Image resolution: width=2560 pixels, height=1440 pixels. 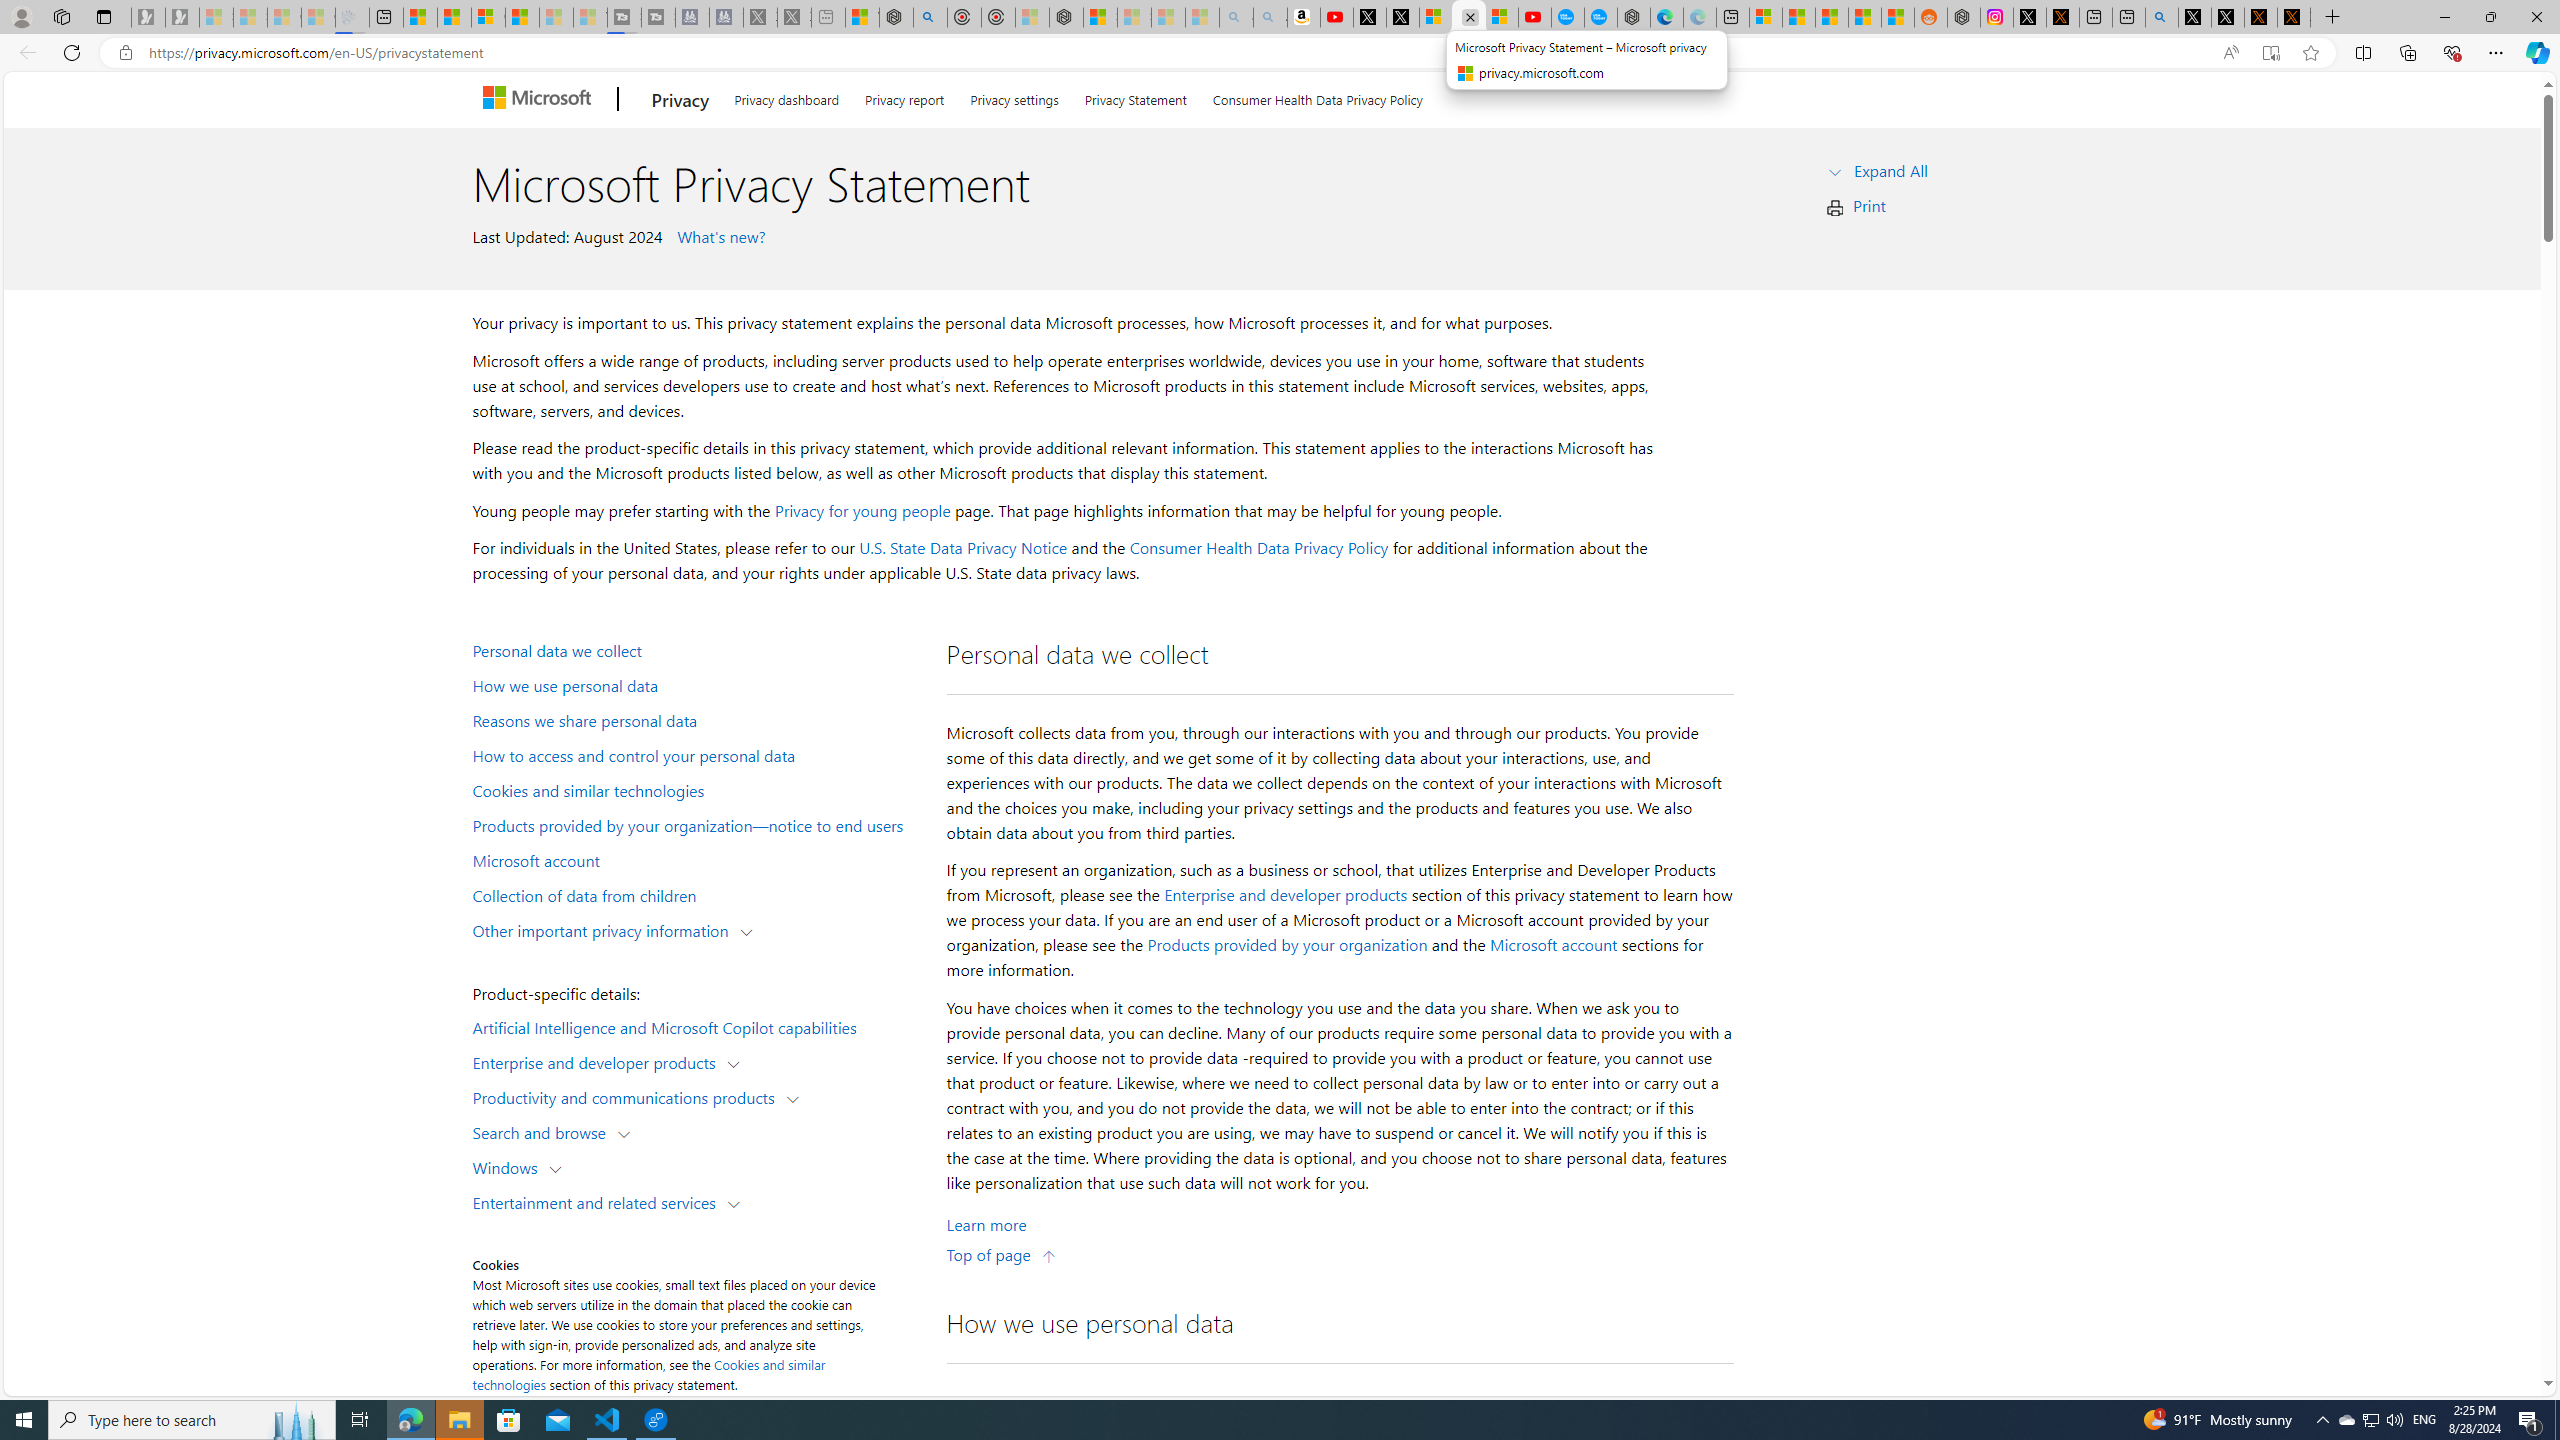 I want to click on 'Microsoft account', so click(x=1553, y=945).